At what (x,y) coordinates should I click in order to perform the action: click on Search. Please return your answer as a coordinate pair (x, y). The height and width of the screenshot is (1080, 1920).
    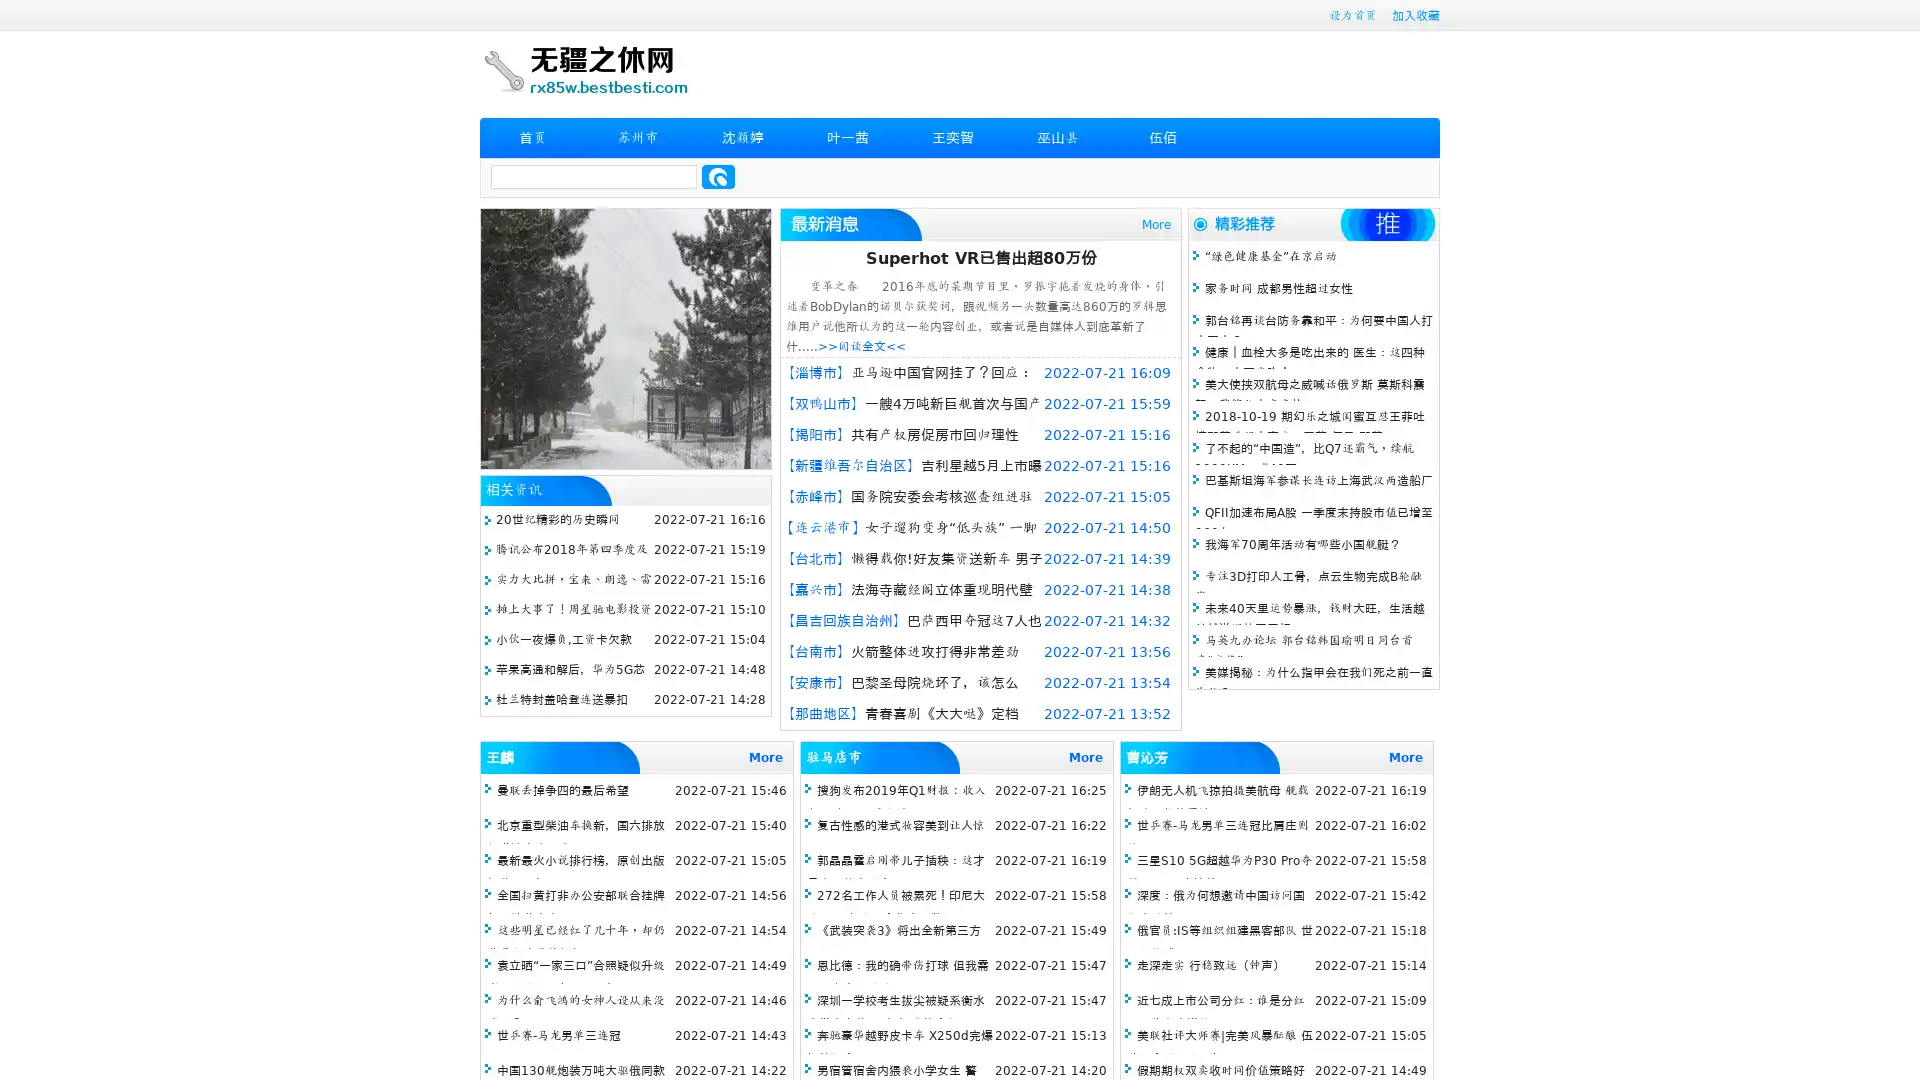
    Looking at the image, I should click on (718, 176).